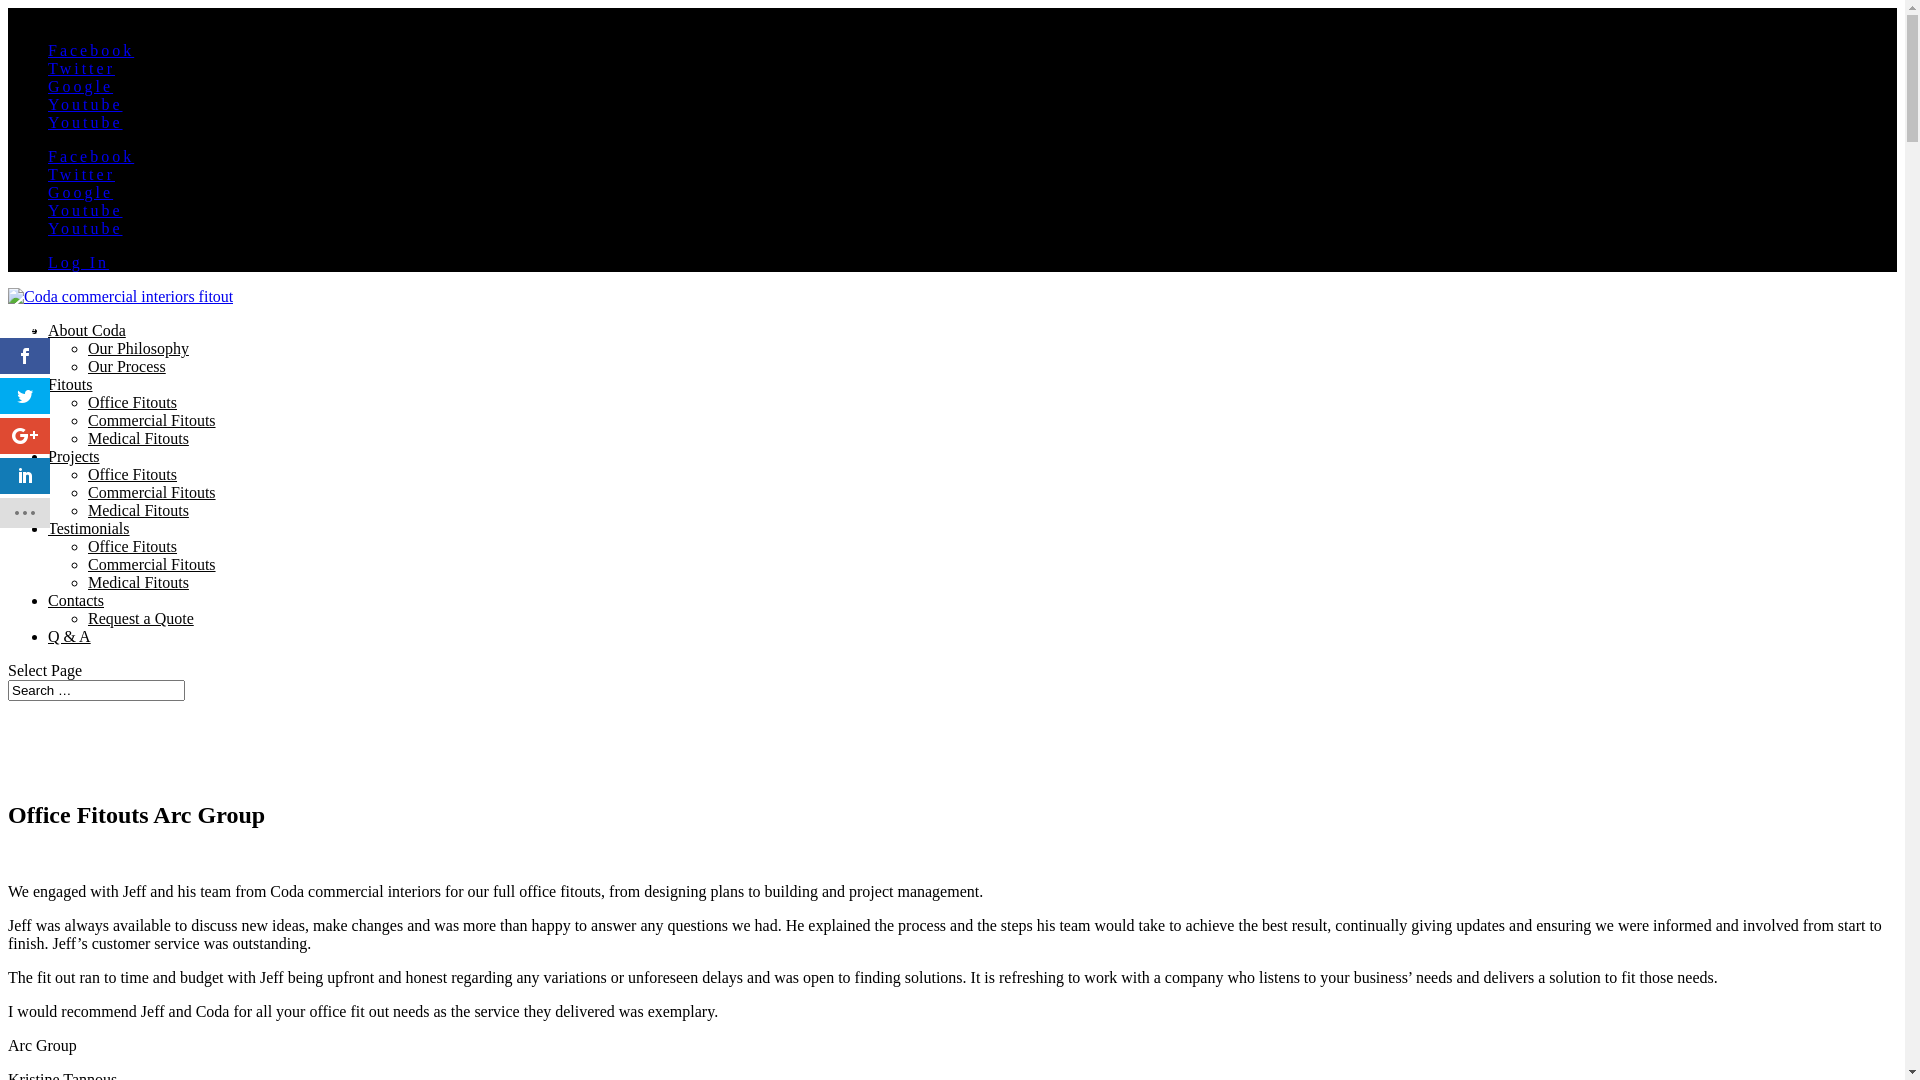 The width and height of the screenshot is (1920, 1080). Describe the element at coordinates (84, 210) in the screenshot. I see `'Youtube'` at that location.